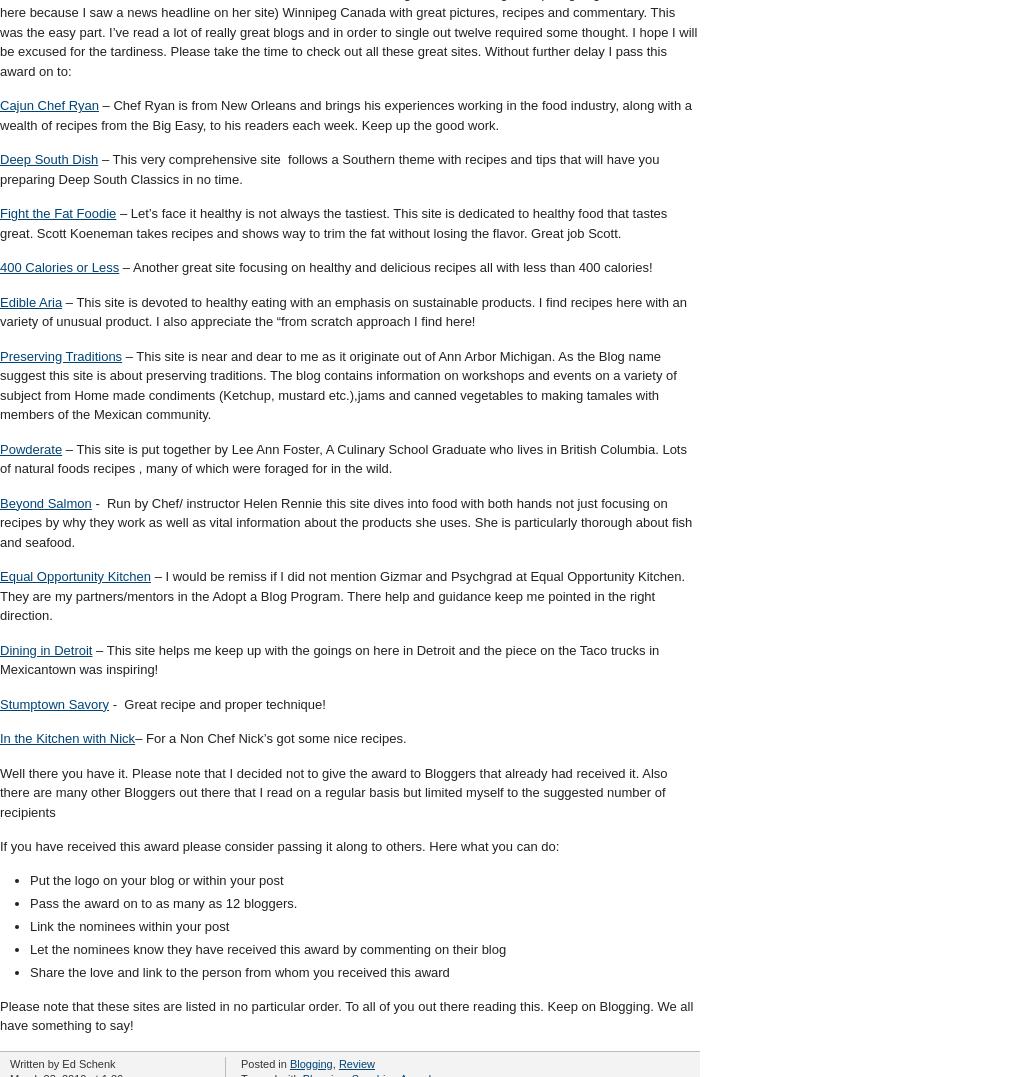  Describe the element at coordinates (74, 576) in the screenshot. I see `'Equal Opportunity Kitchen'` at that location.